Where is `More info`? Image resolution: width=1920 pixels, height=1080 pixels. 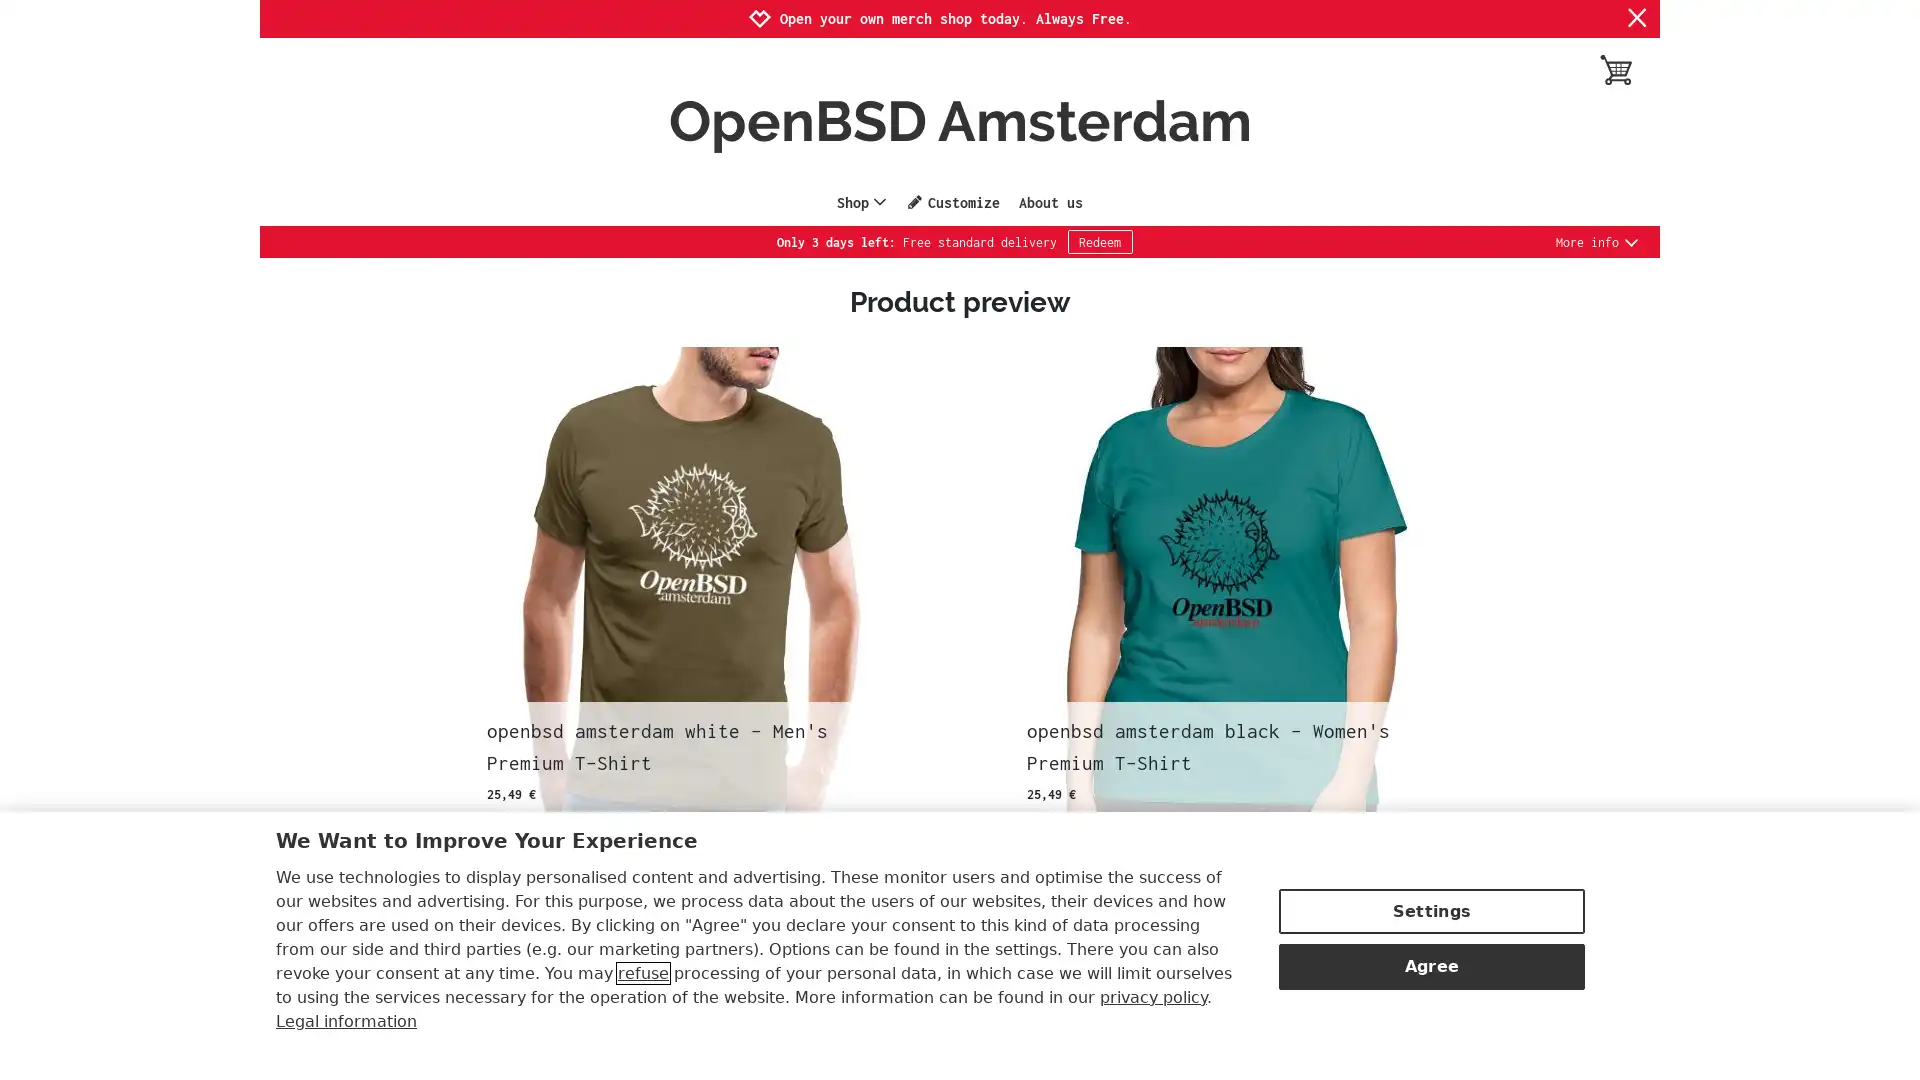
More info is located at coordinates (1597, 241).